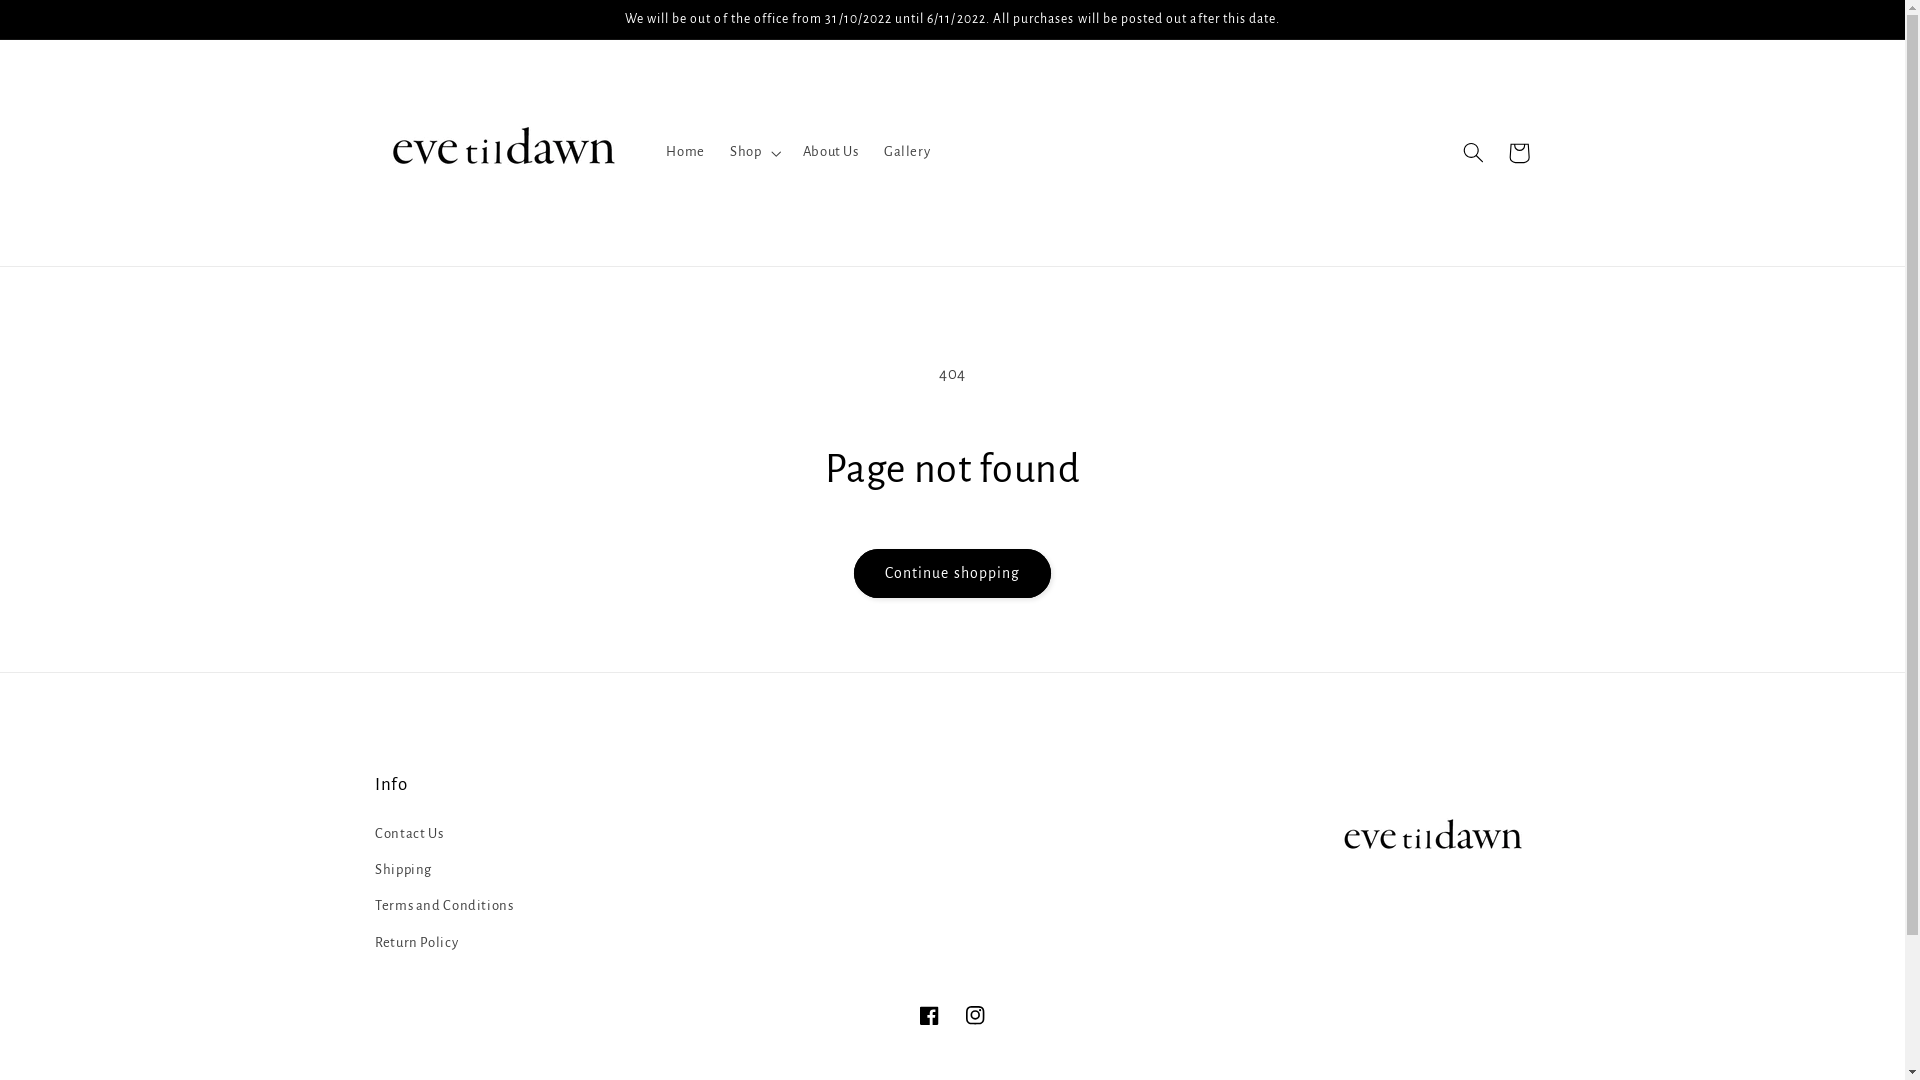  What do you see at coordinates (402, 869) in the screenshot?
I see `'Shipping'` at bounding box center [402, 869].